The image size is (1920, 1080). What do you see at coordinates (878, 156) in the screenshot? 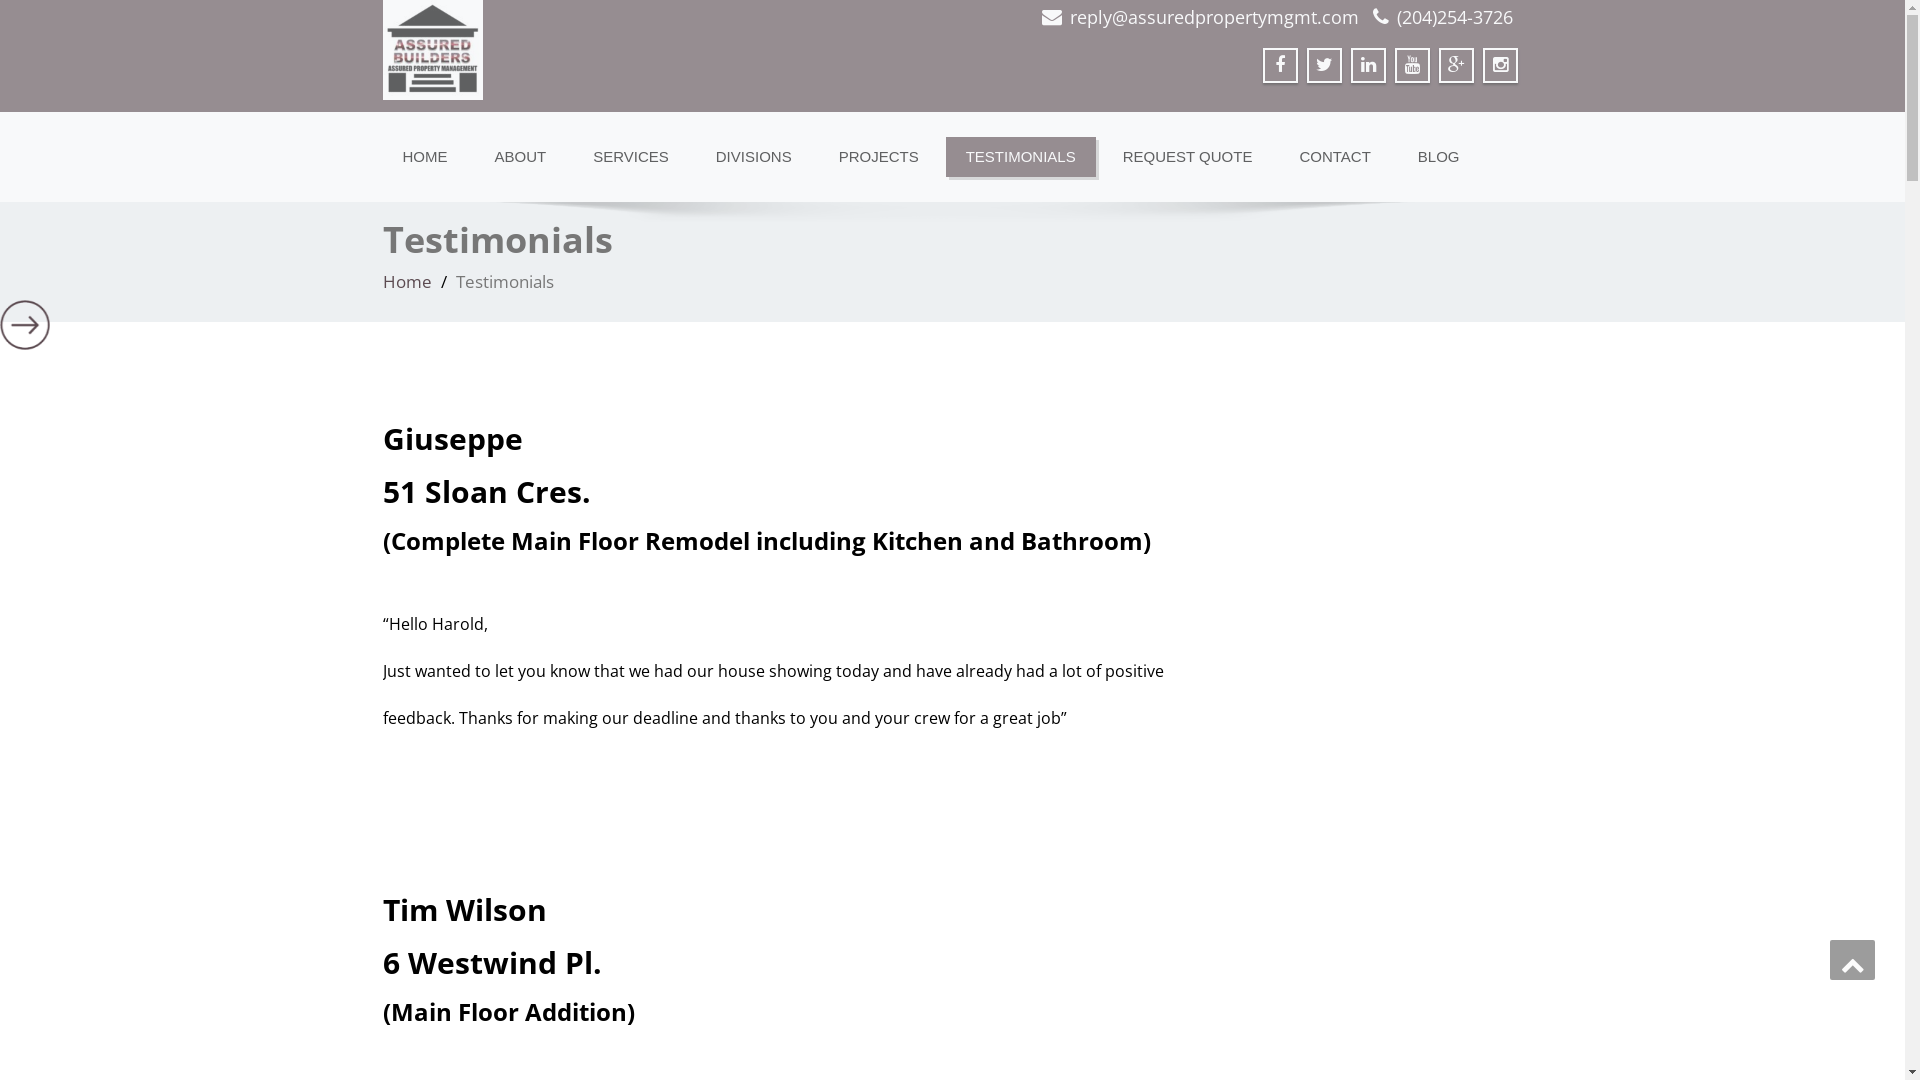
I see `'PROJECTS'` at bounding box center [878, 156].